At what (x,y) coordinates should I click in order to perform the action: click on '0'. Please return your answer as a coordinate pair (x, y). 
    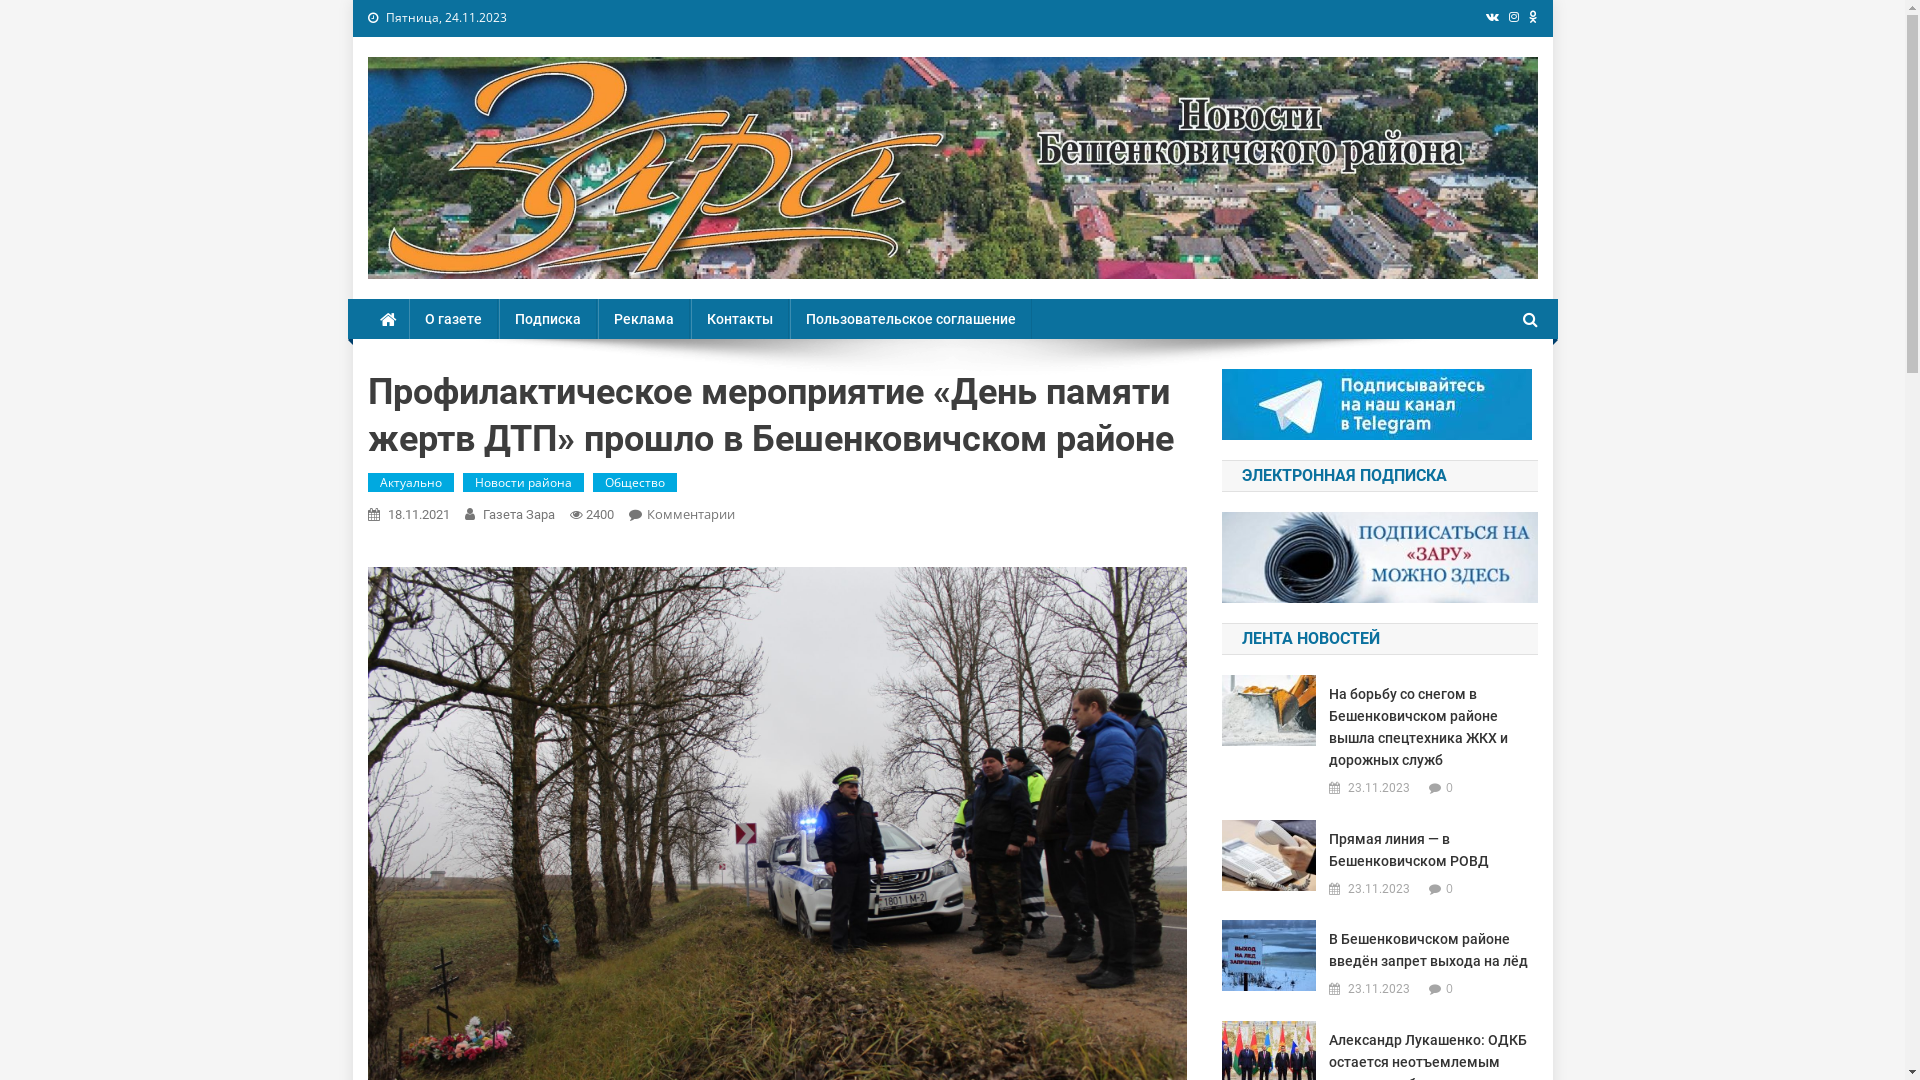
    Looking at the image, I should click on (1449, 786).